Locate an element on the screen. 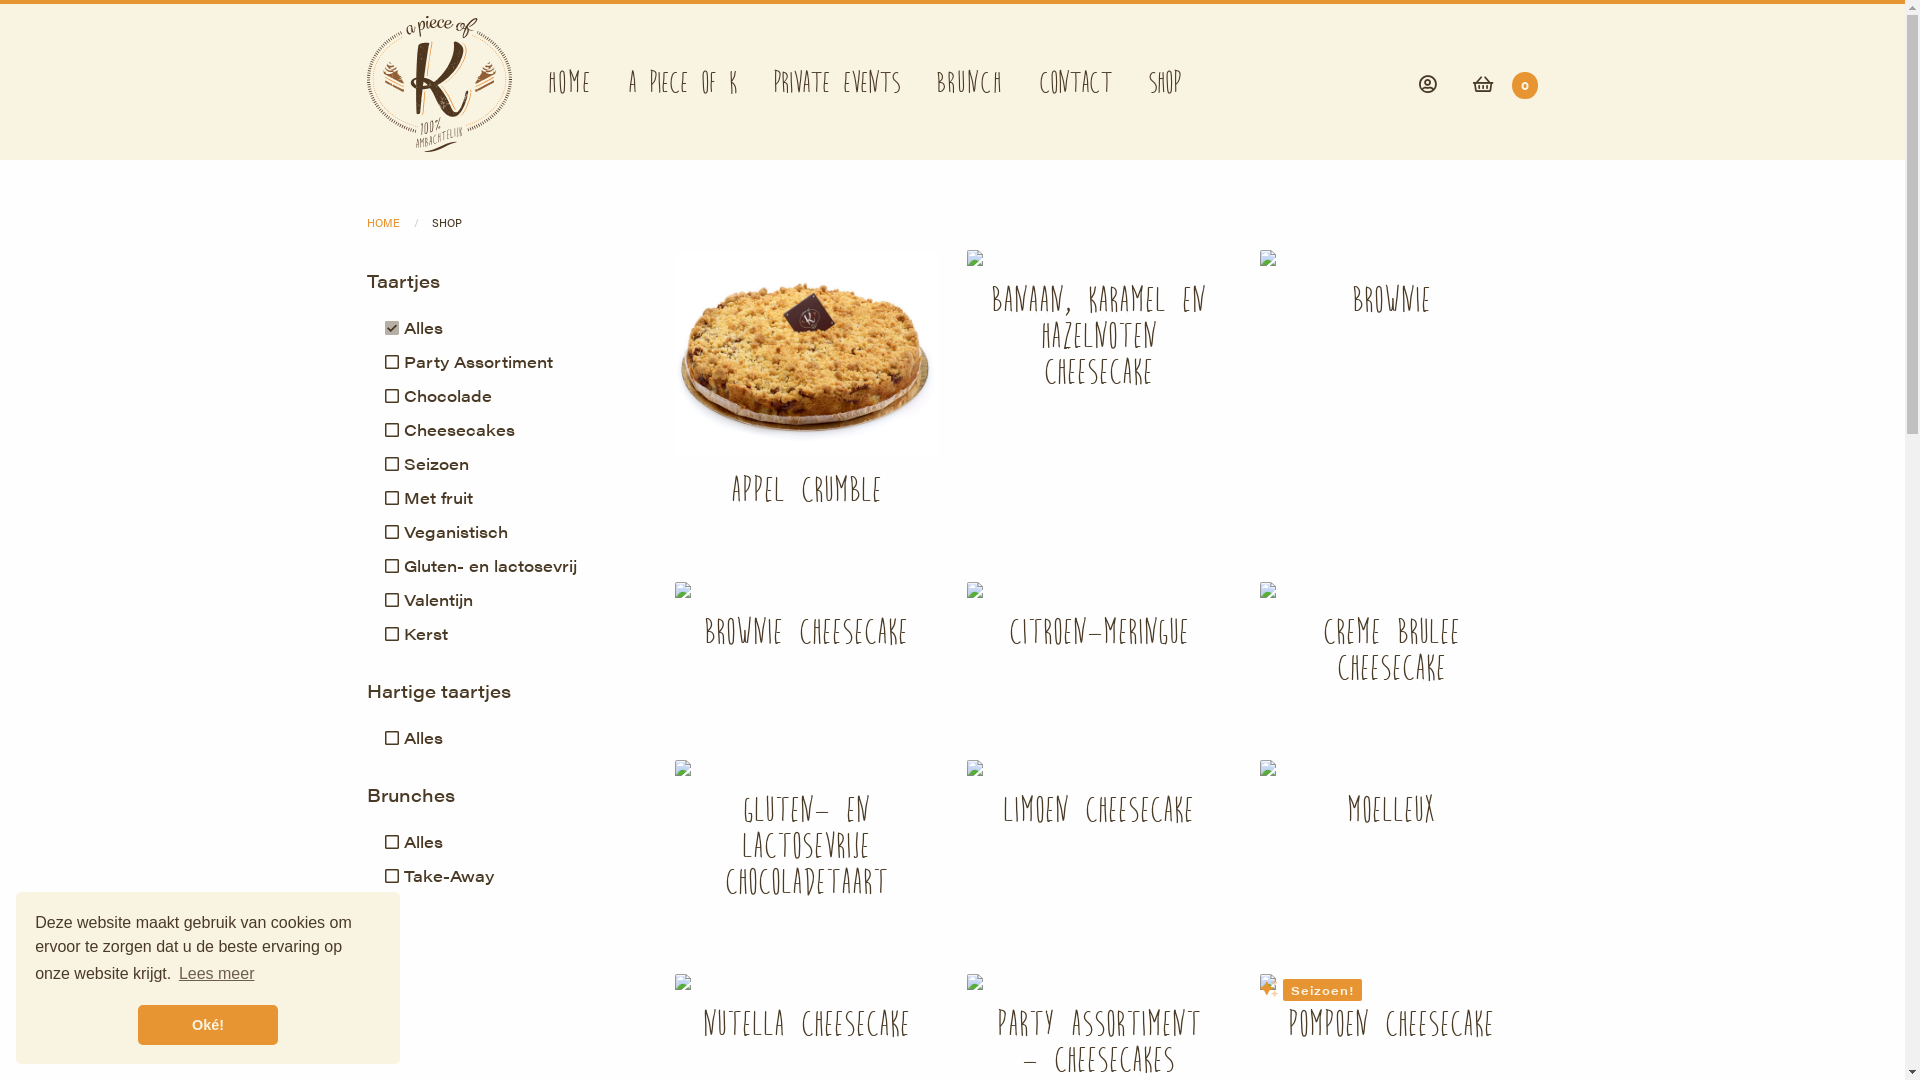 The width and height of the screenshot is (1920, 1080). 'Take-Away' is located at coordinates (513, 874).